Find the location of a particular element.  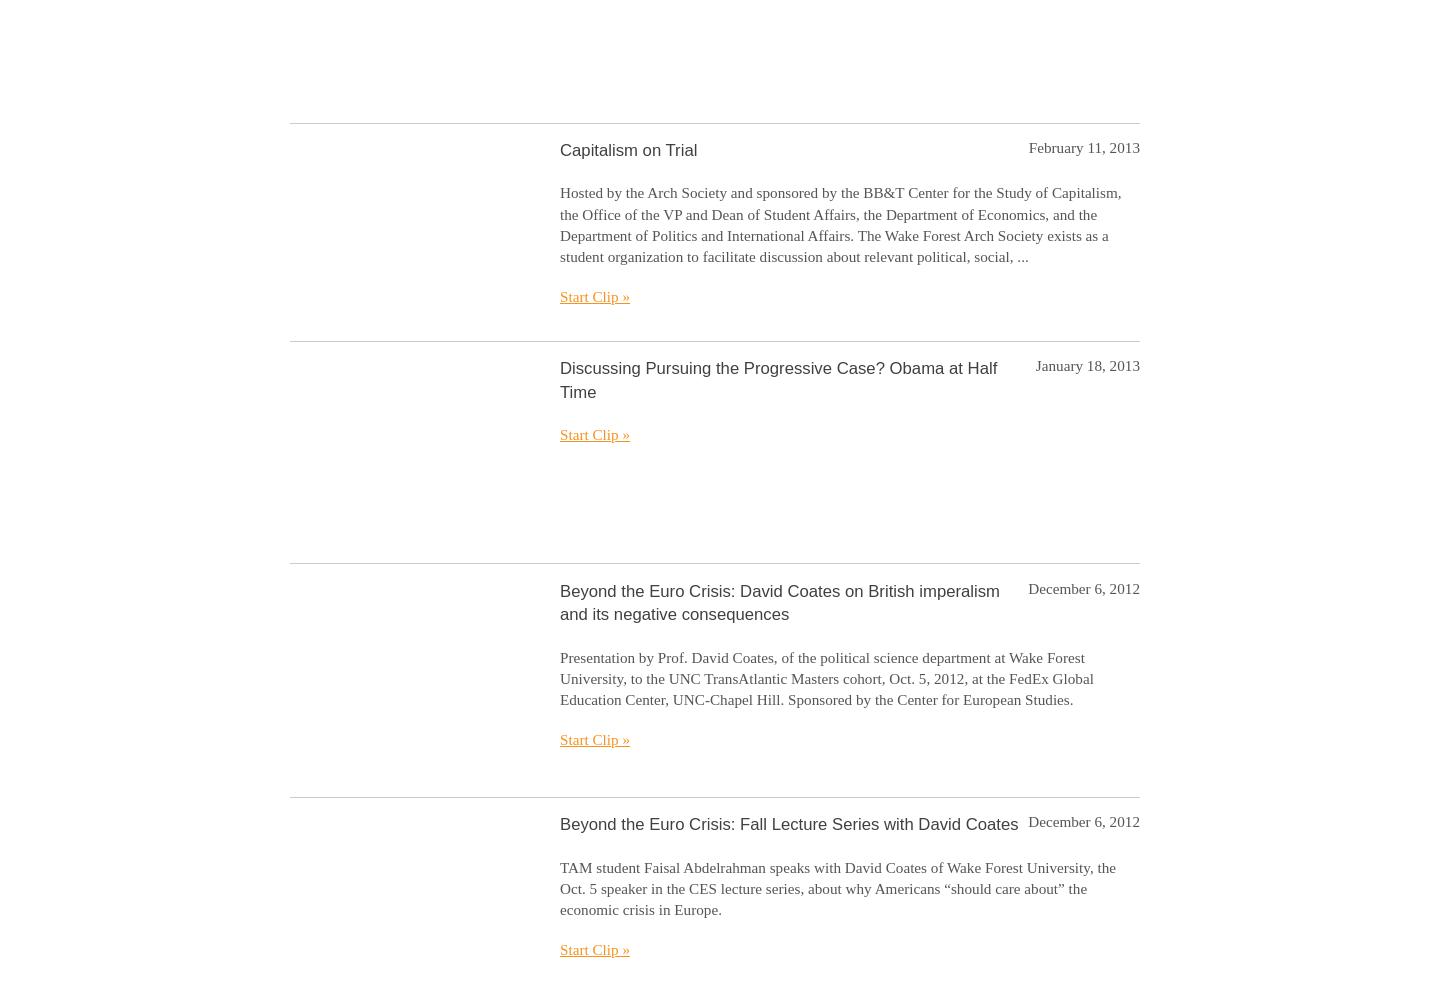

'Beyond the Euro Crisis: David Coates on British imperalism and its negative consequences' is located at coordinates (779, 601).